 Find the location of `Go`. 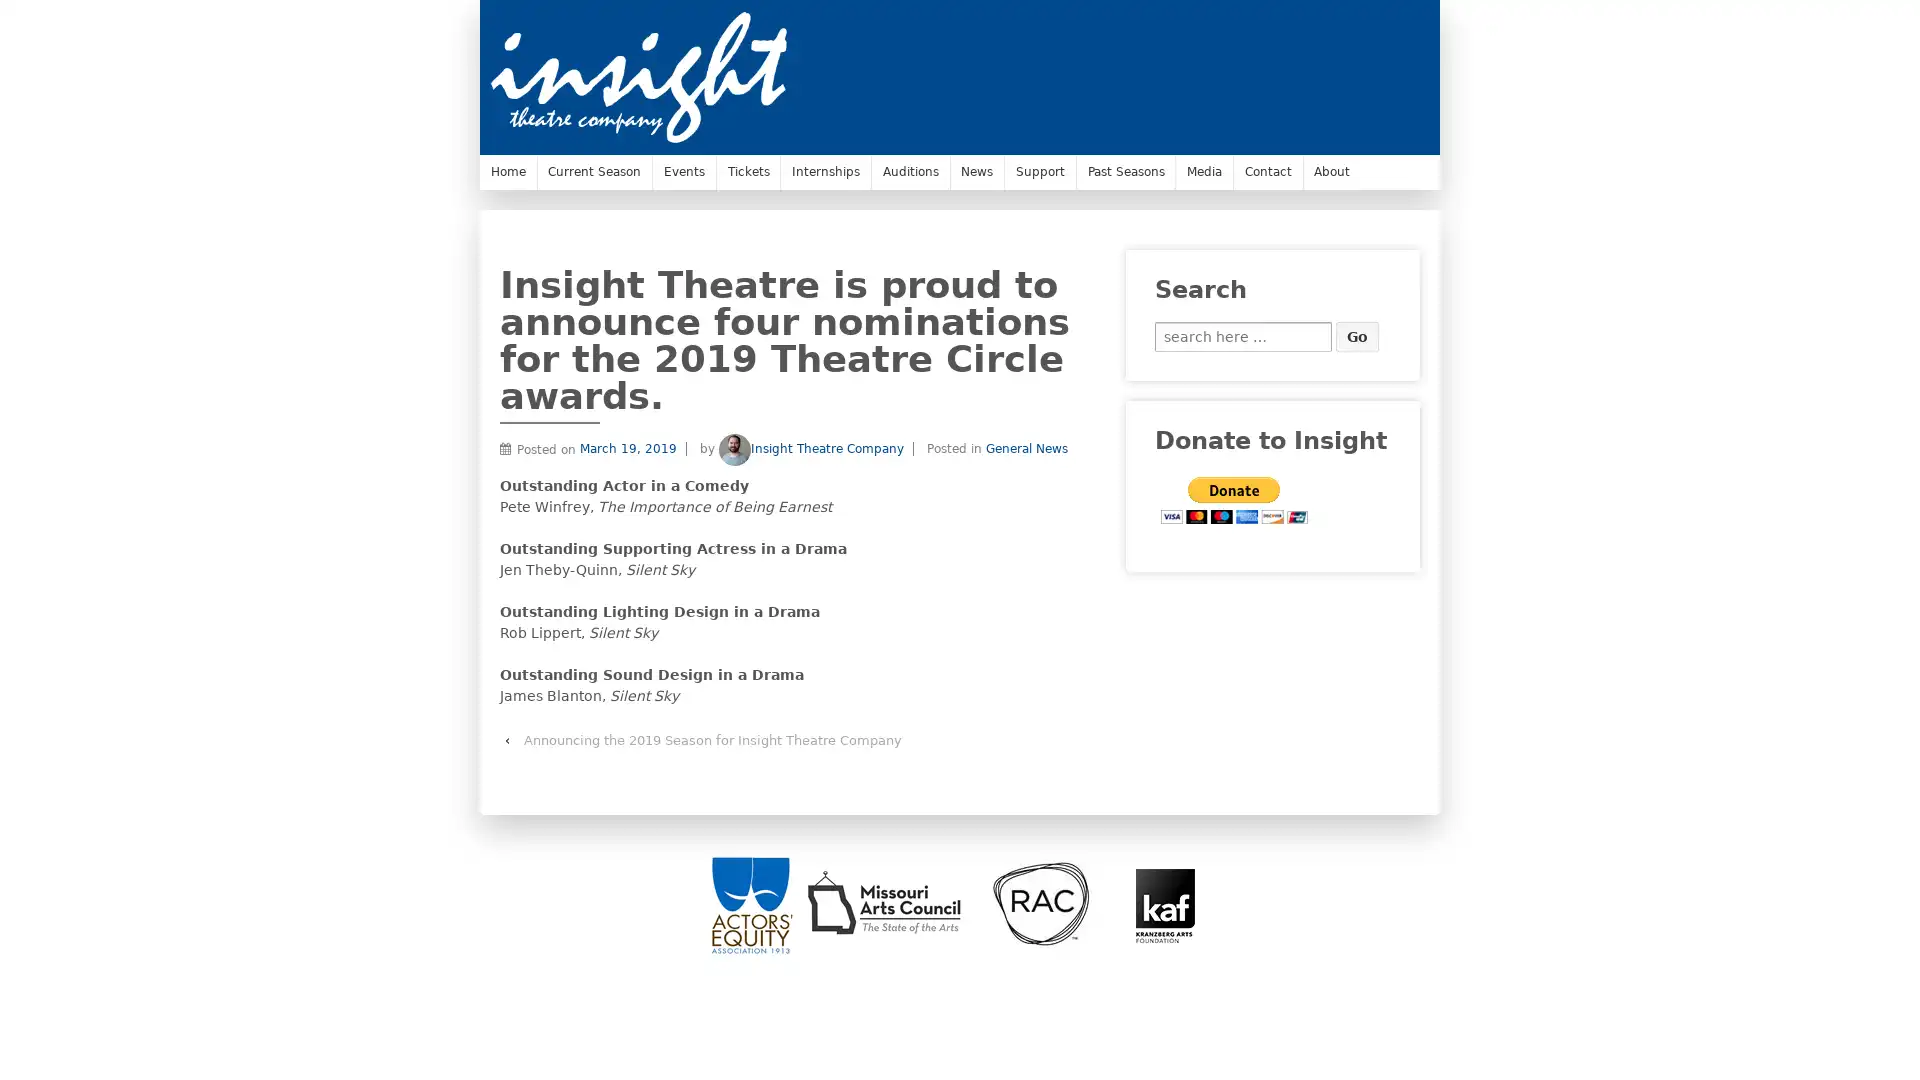

Go is located at coordinates (1357, 335).